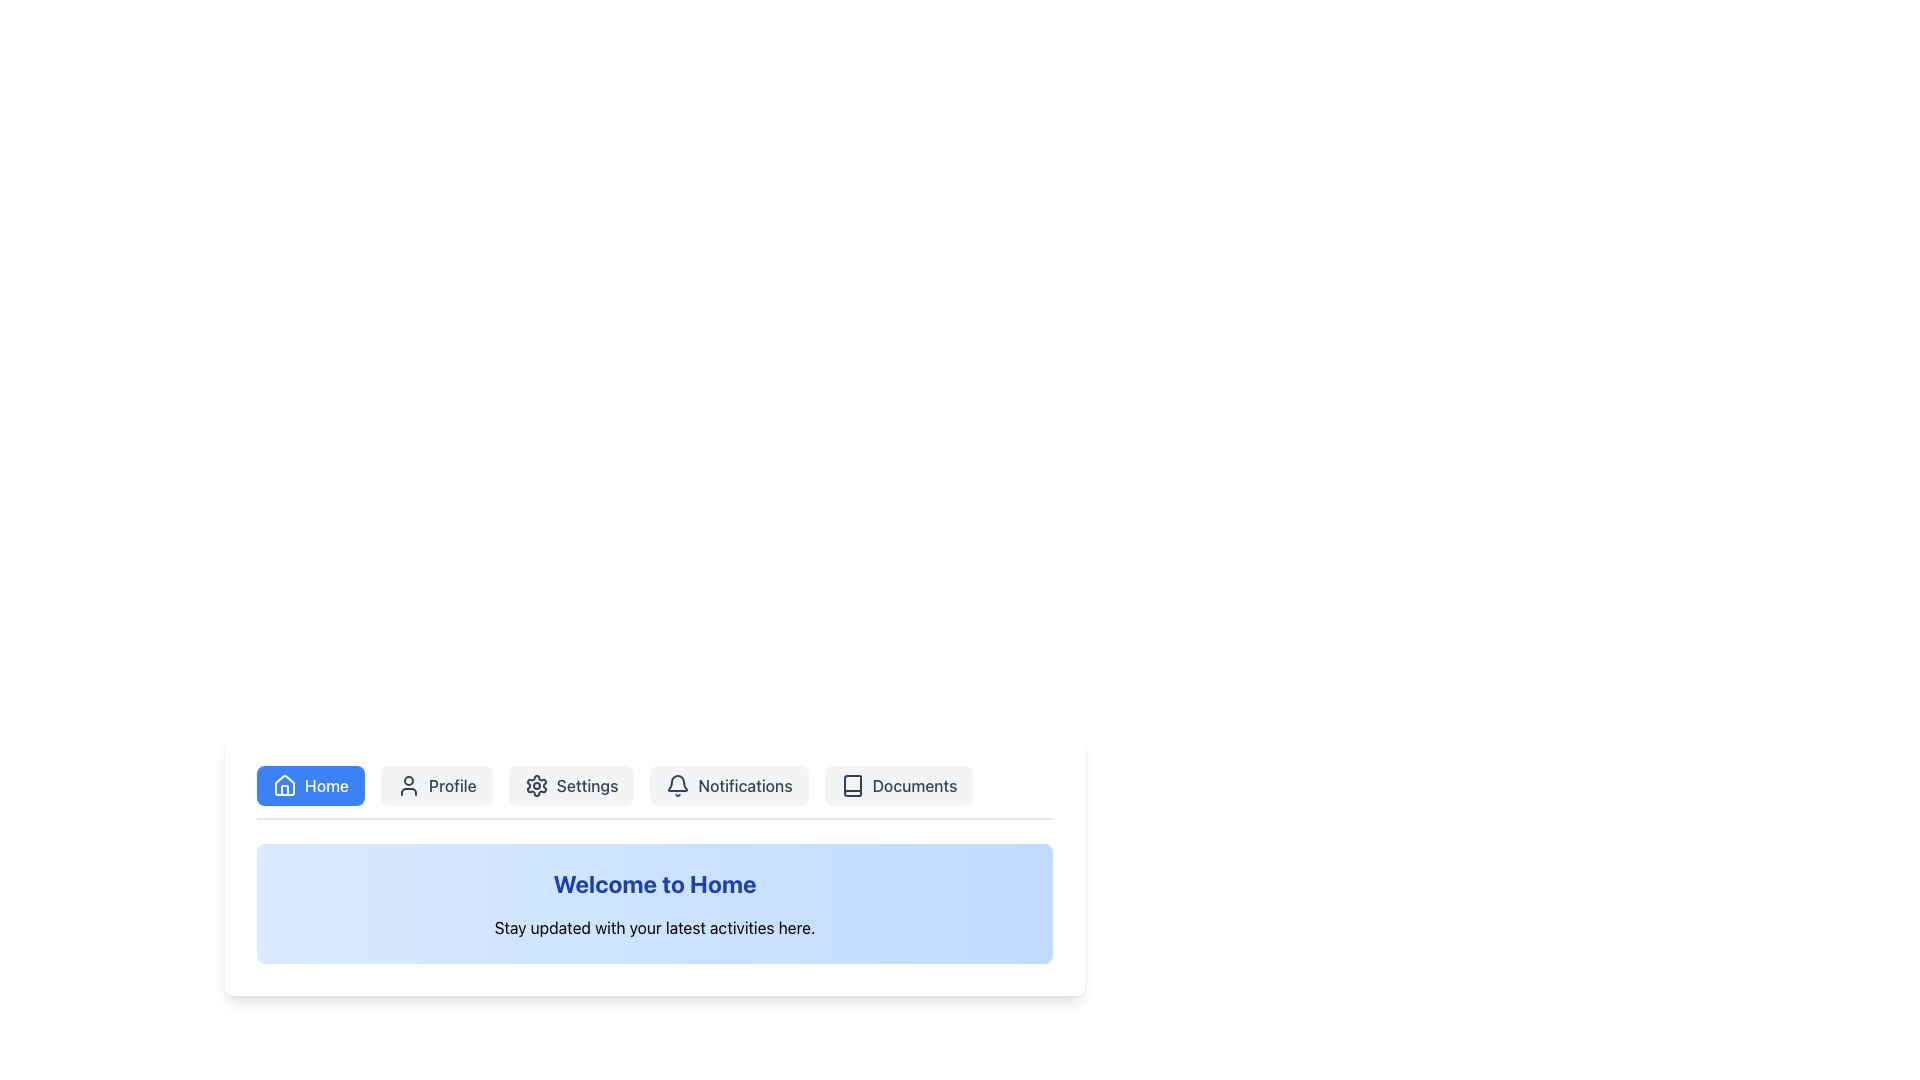  Describe the element at coordinates (654, 903) in the screenshot. I see `the styled rectangular Text Section with a blue gradient background containing 'Welcome to Home' and 'Stay updated with your latest activities here.'` at that location.